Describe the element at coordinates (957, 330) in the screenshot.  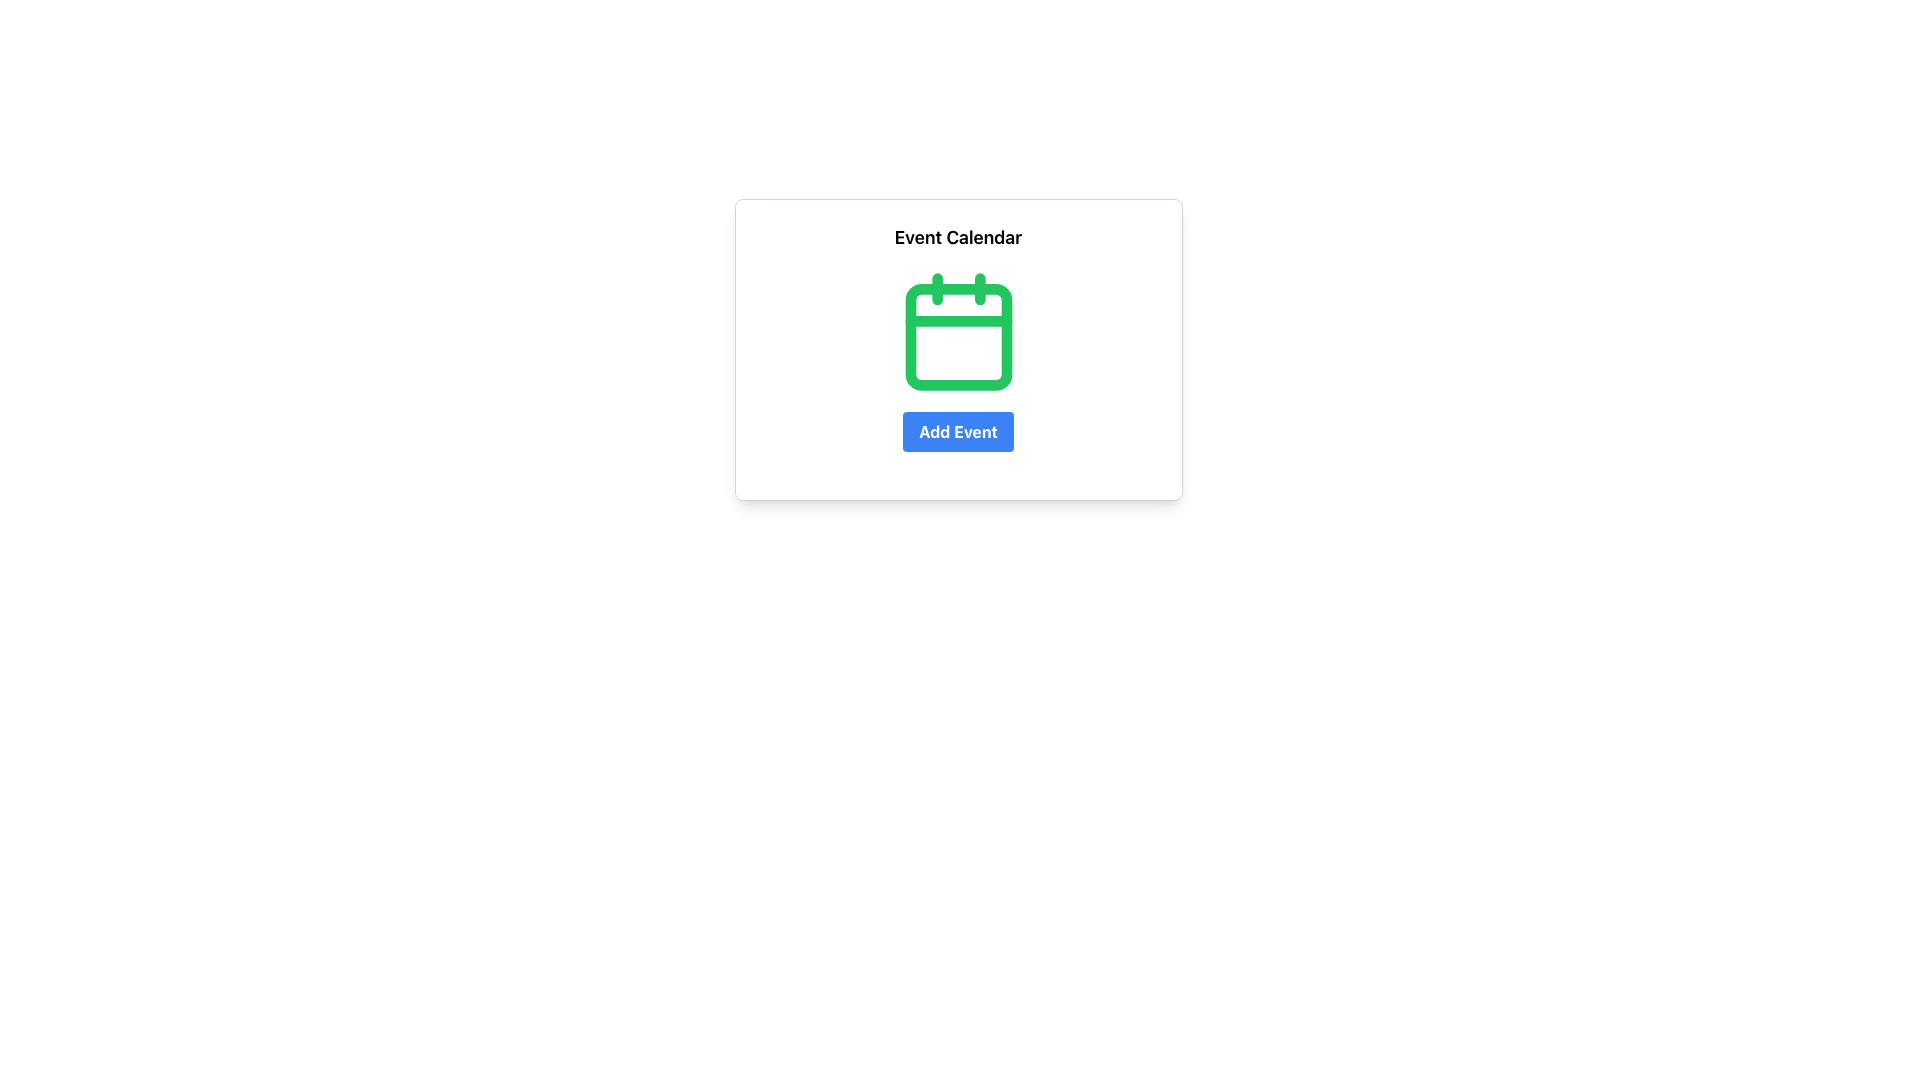
I see `the calendar icon, which is located below the 'Event Calendar' text and above the 'Add Event' button, serving as a visual representation for scheduling functionality` at that location.